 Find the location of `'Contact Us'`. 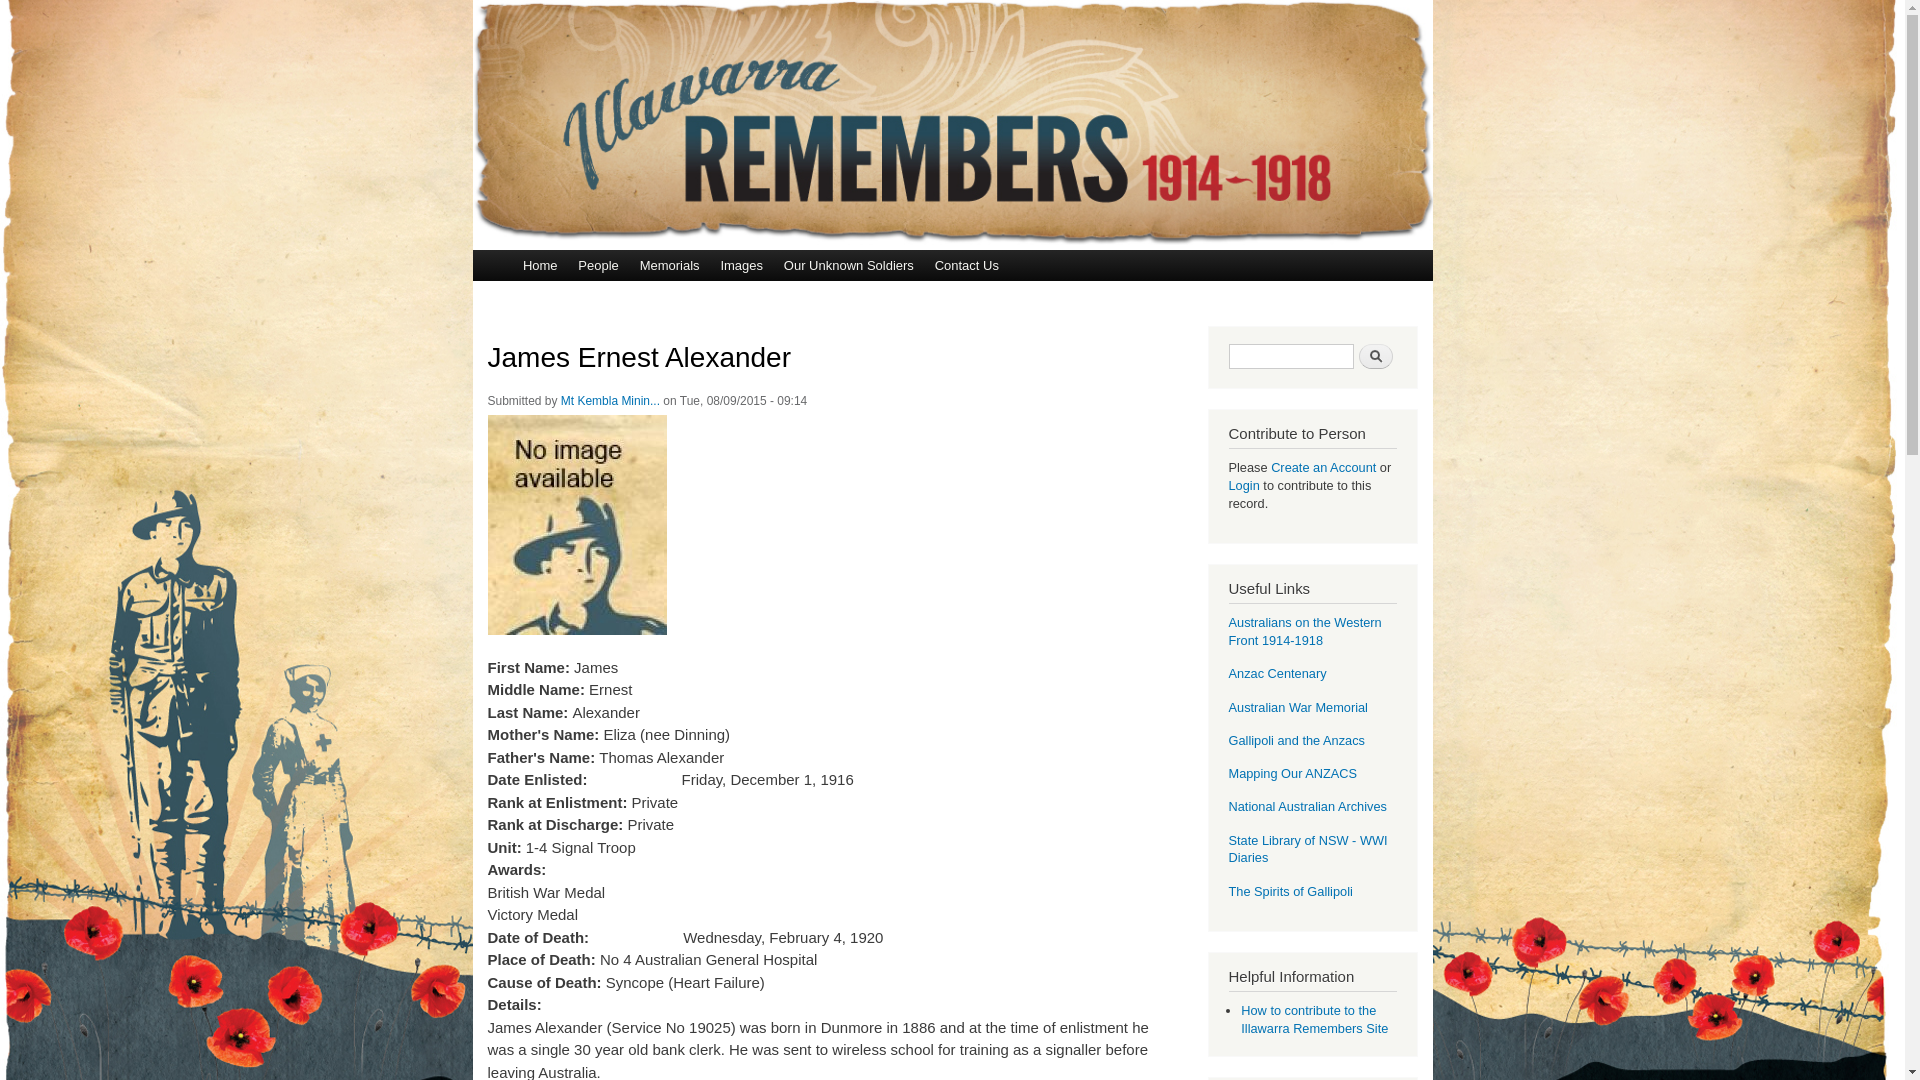

'Contact Us' is located at coordinates (923, 264).